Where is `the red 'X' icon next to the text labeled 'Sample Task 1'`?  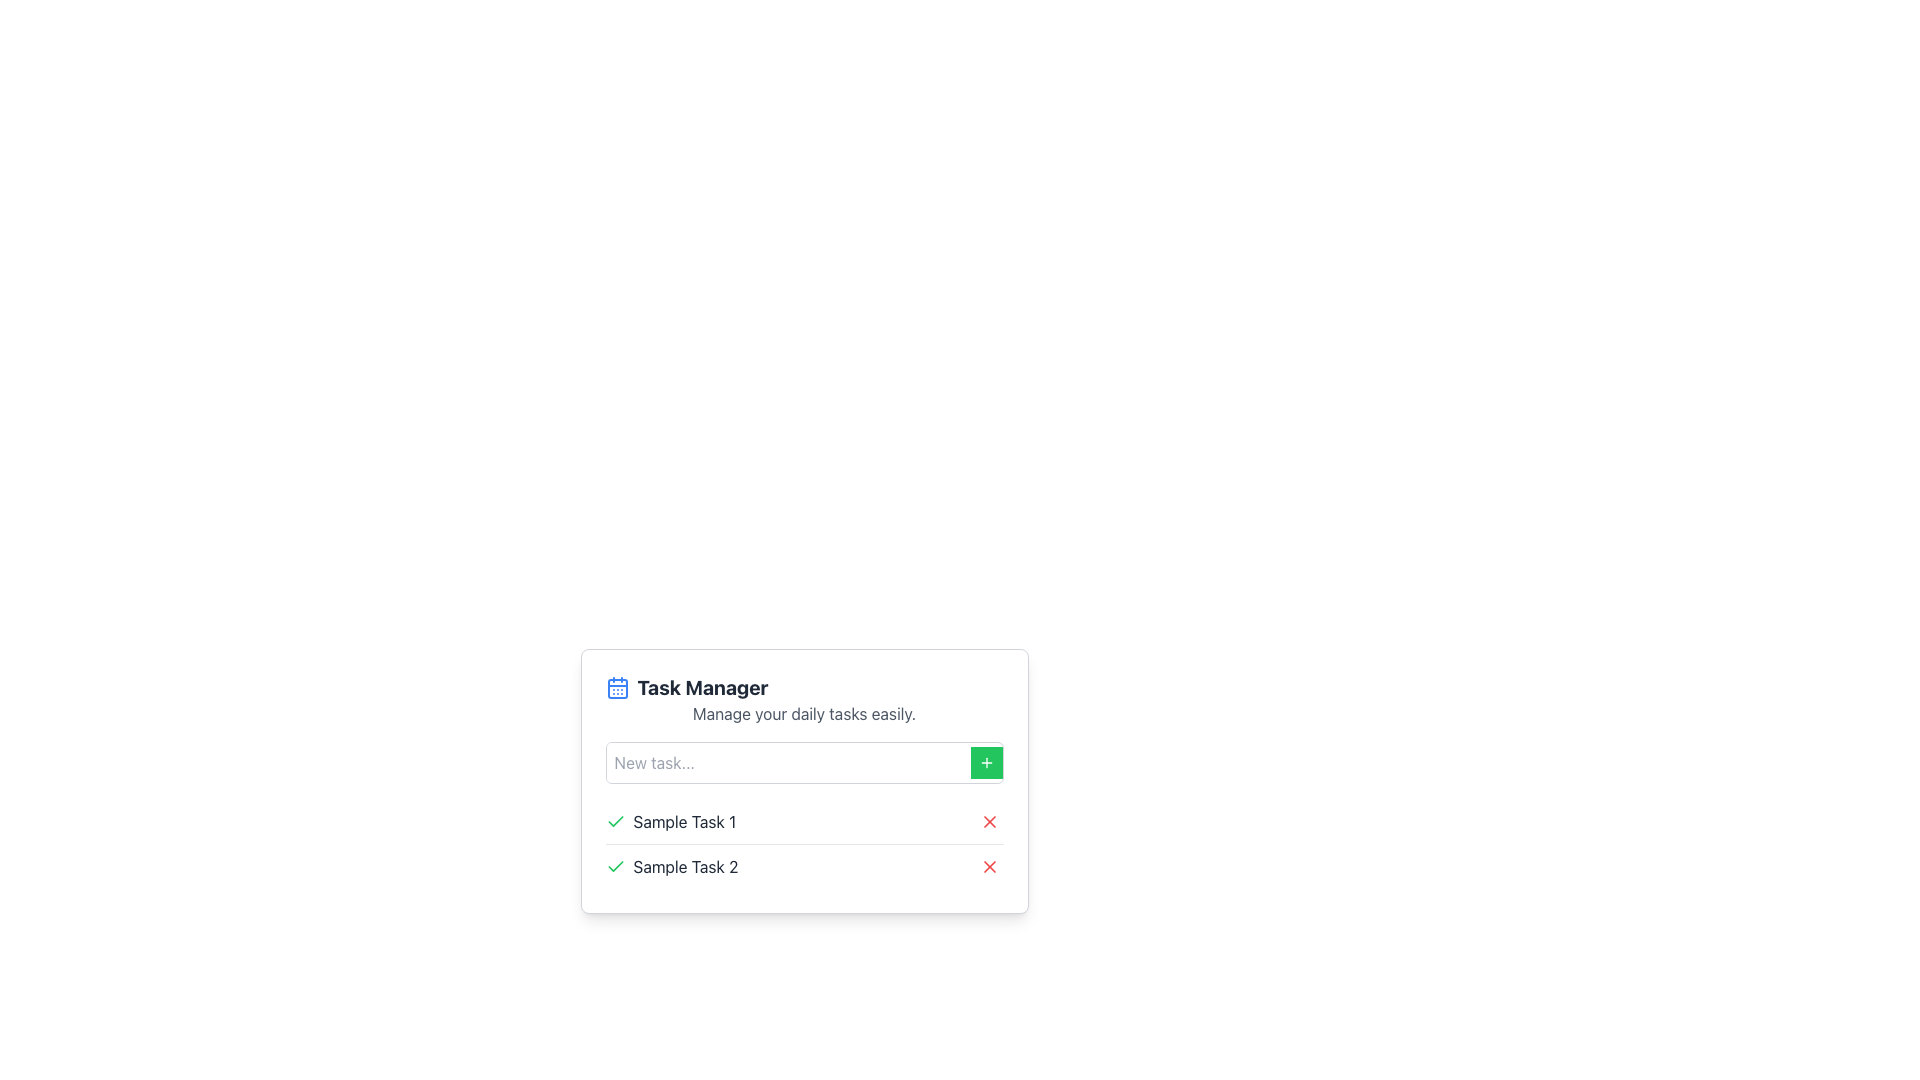 the red 'X' icon next to the text labeled 'Sample Task 1' is located at coordinates (989, 821).